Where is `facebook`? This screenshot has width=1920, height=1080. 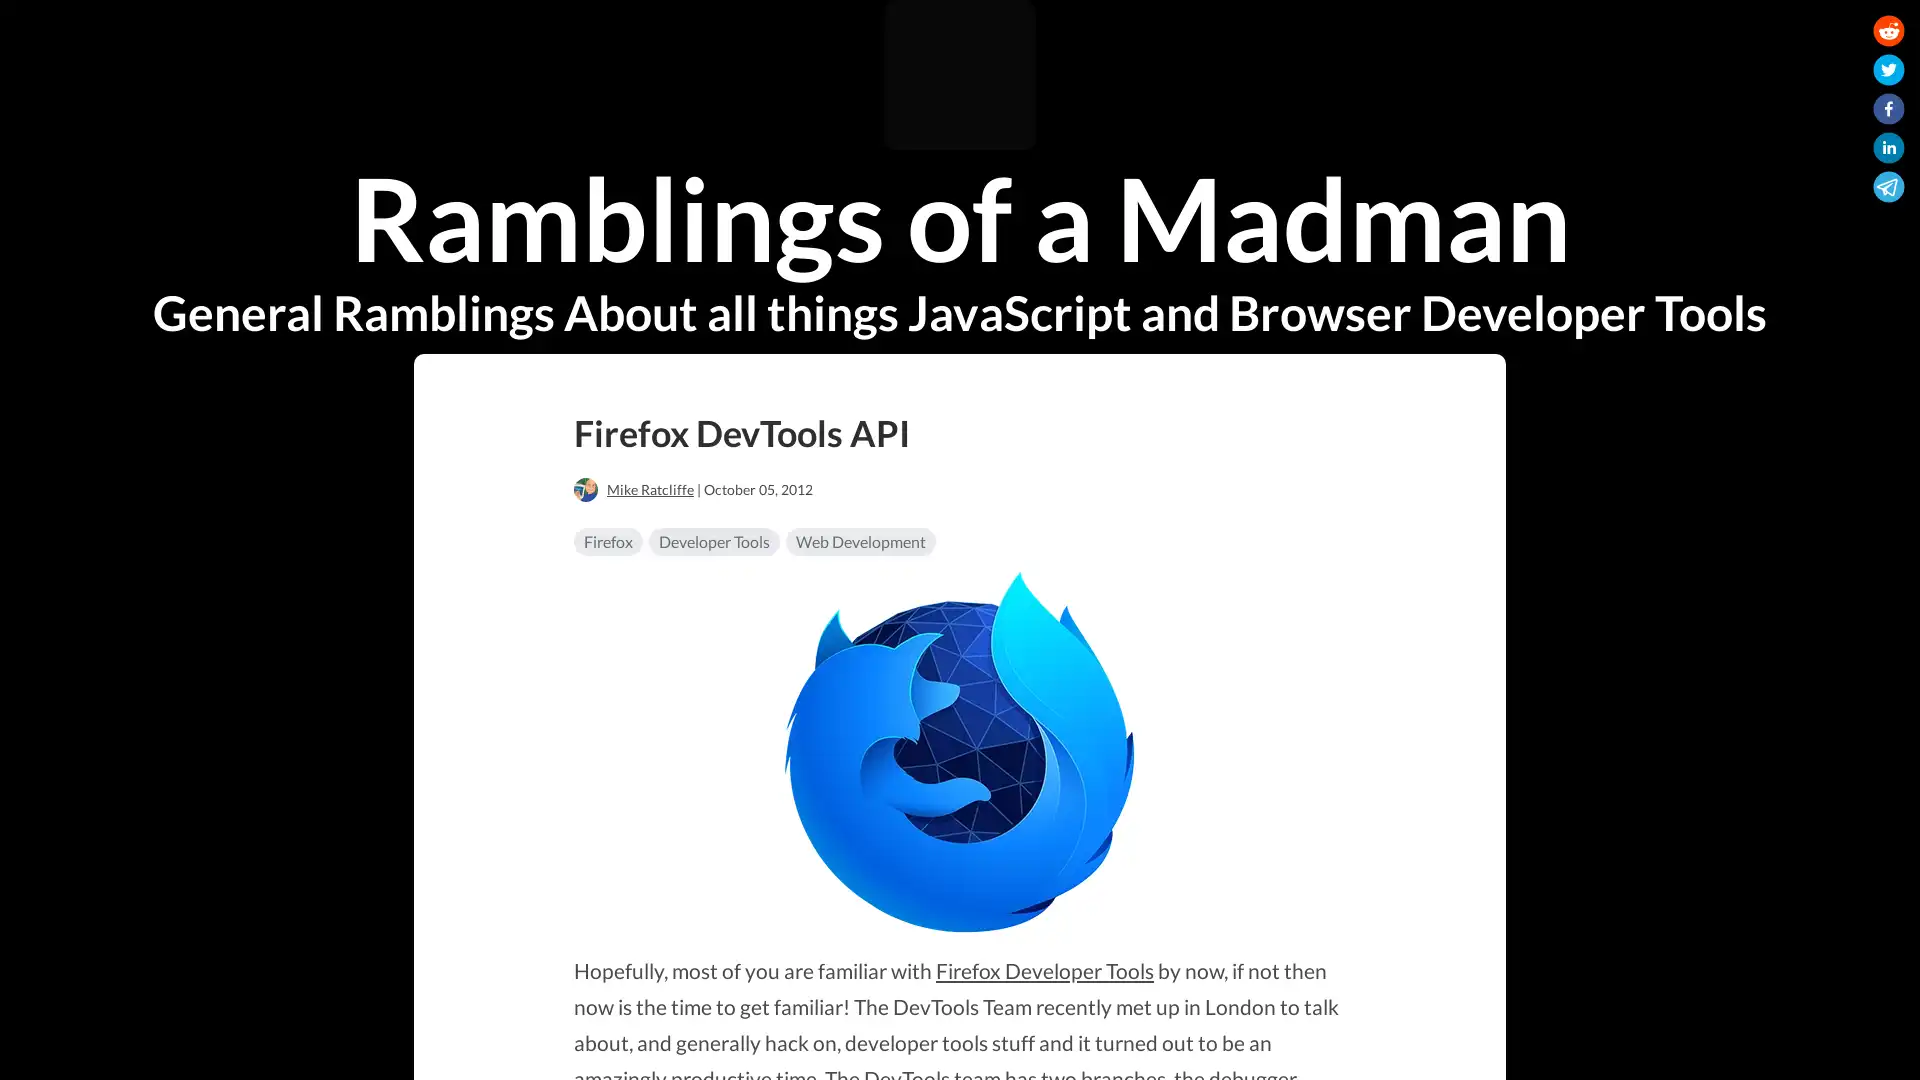
facebook is located at coordinates (1888, 112).